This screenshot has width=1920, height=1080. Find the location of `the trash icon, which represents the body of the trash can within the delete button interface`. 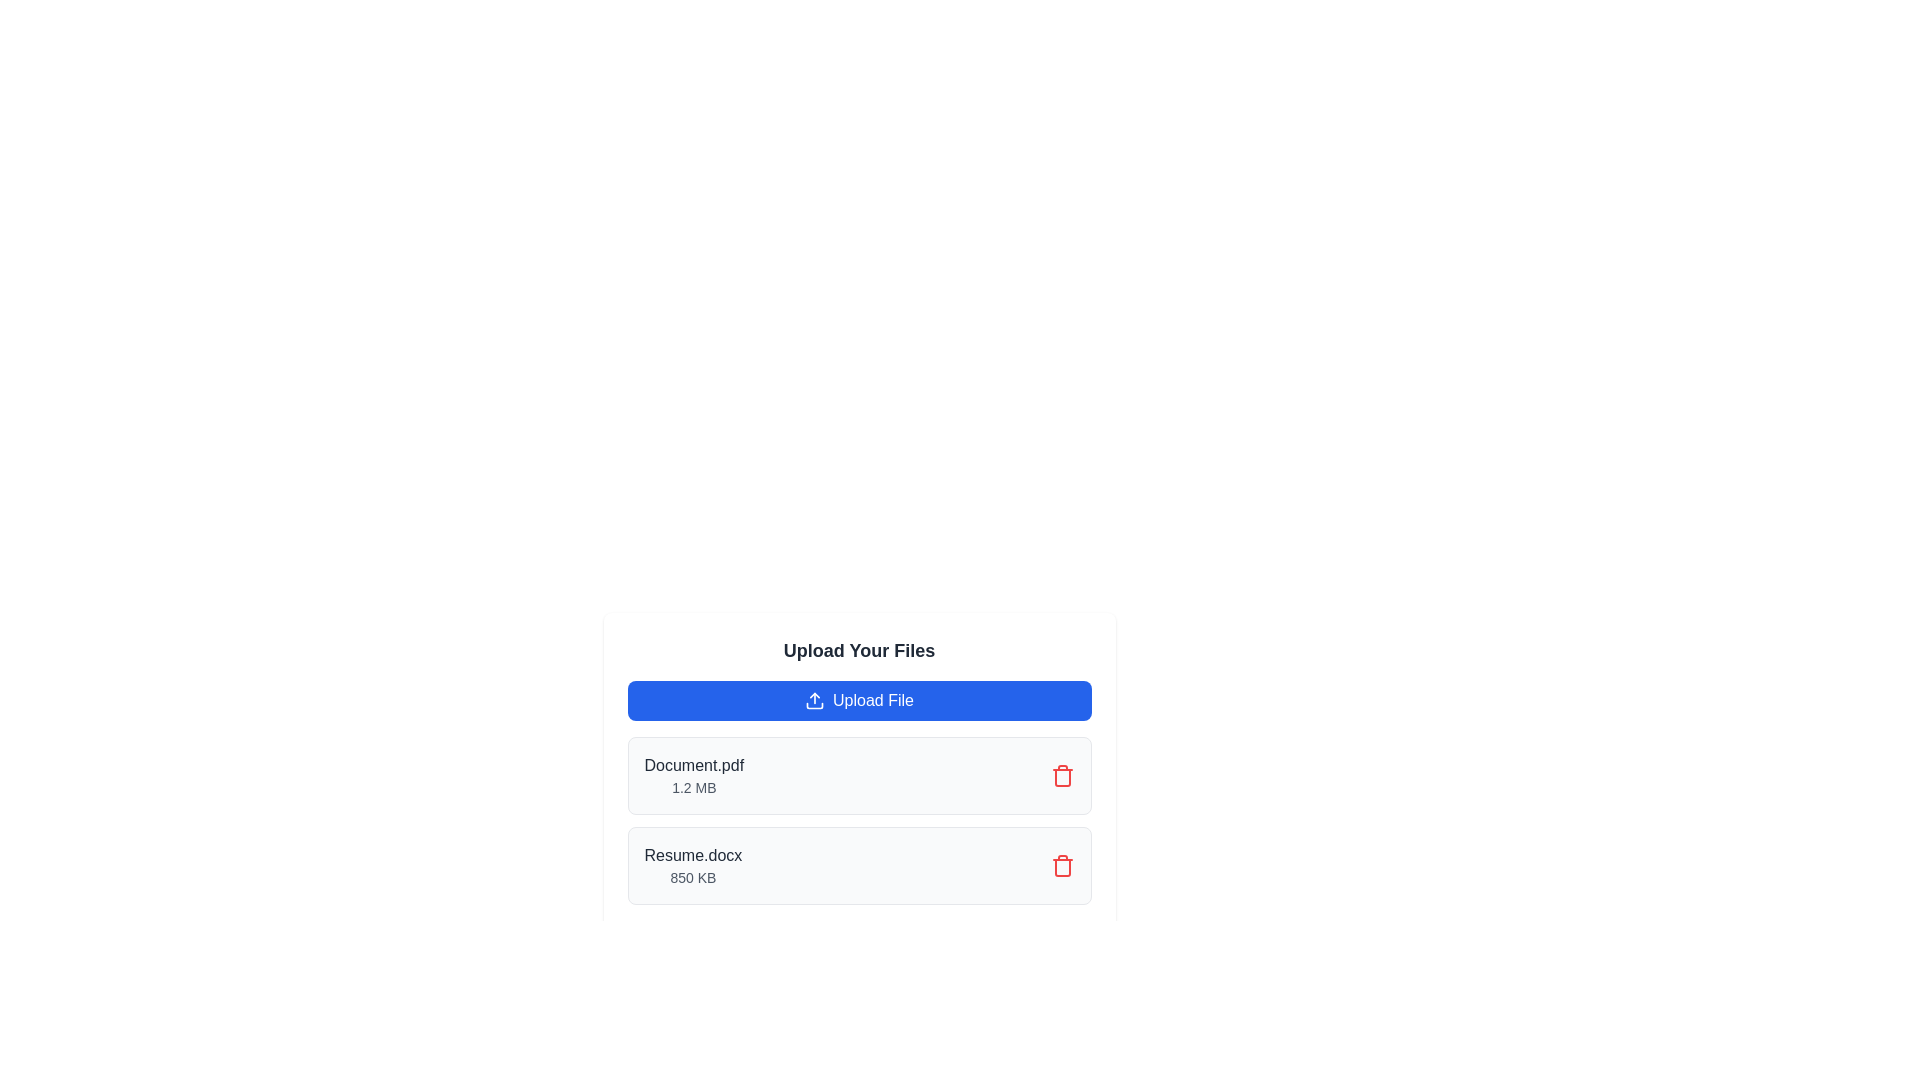

the trash icon, which represents the body of the trash can within the delete button interface is located at coordinates (1061, 866).